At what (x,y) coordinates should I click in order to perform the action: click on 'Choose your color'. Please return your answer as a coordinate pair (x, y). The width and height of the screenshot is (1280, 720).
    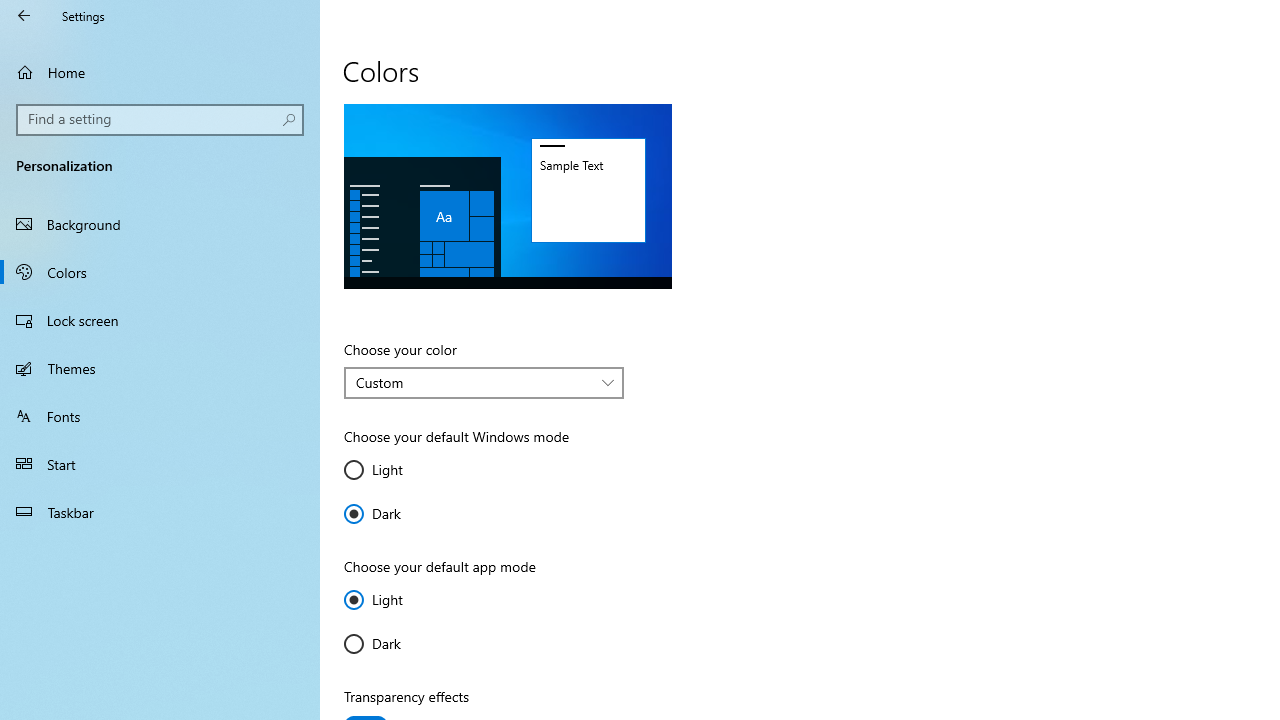
    Looking at the image, I should click on (484, 383).